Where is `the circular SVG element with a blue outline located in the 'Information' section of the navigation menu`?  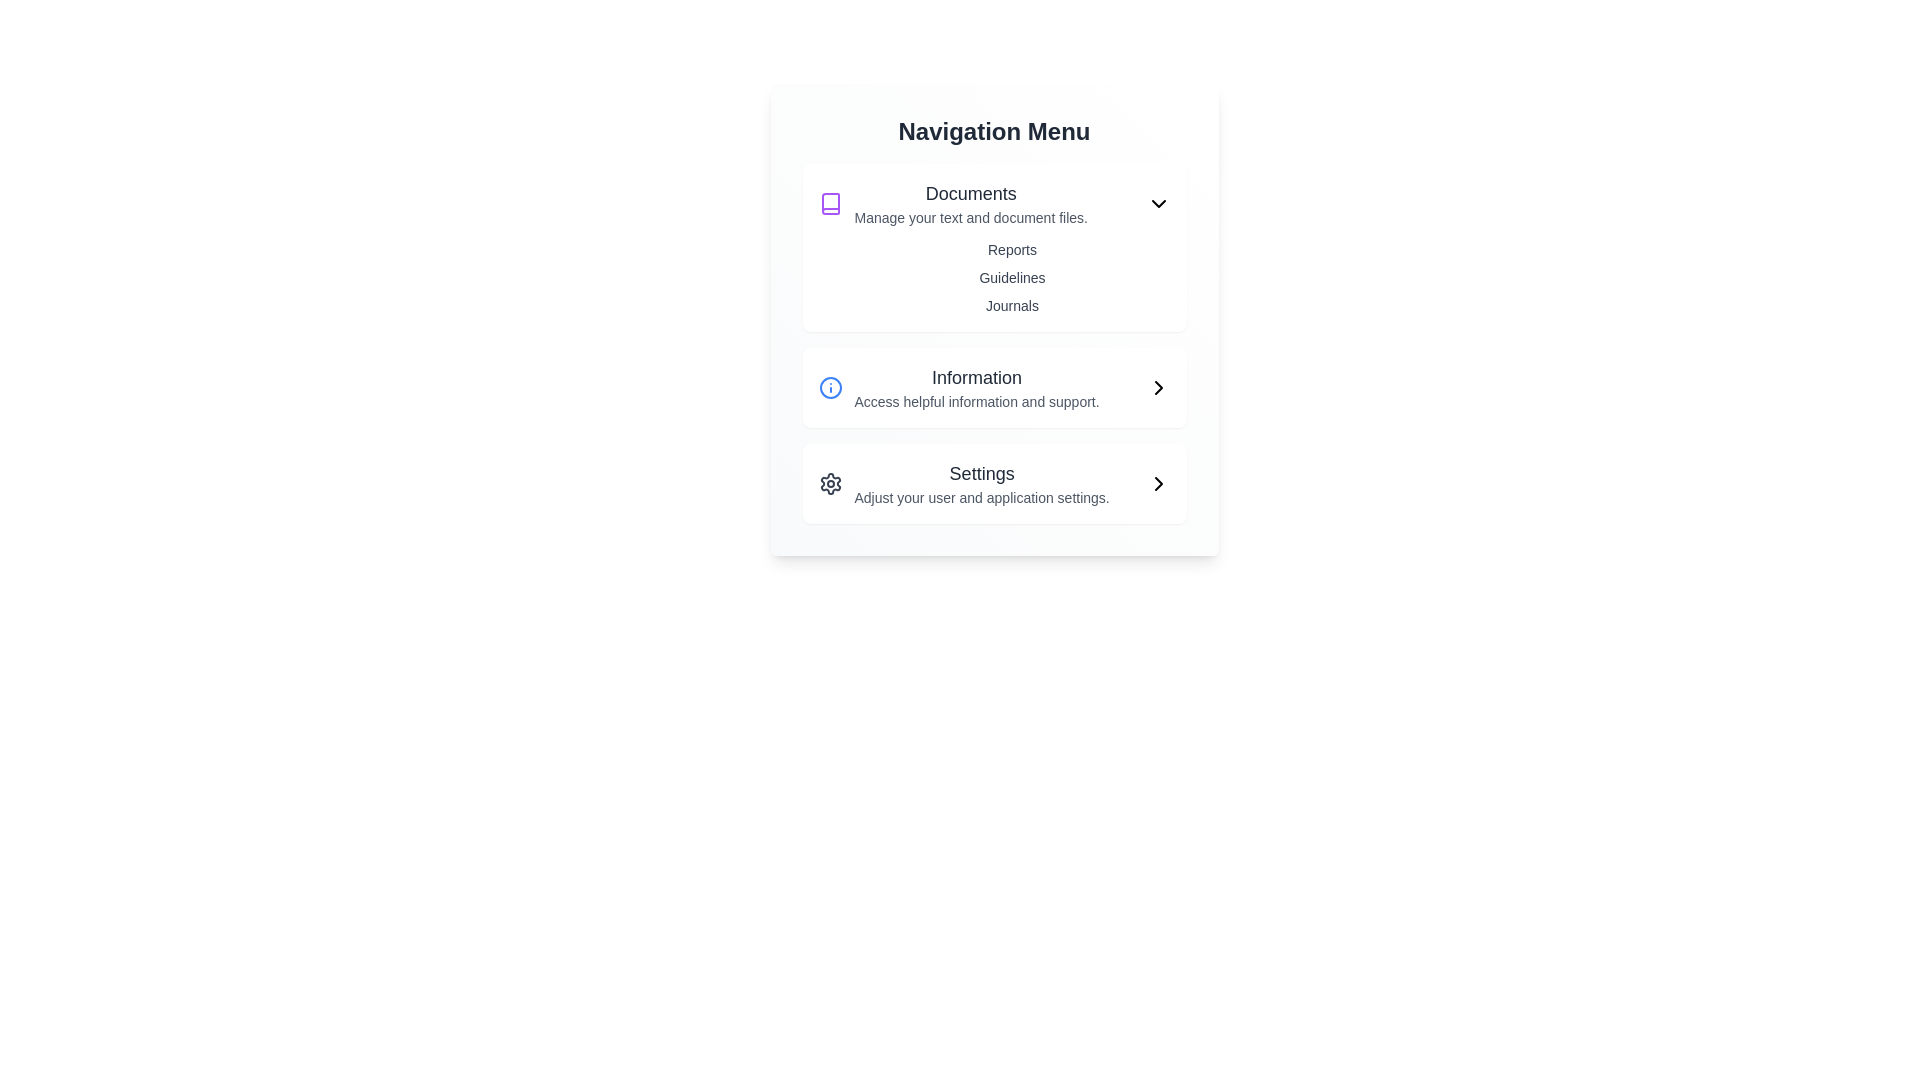
the circular SVG element with a blue outline located in the 'Information' section of the navigation menu is located at coordinates (830, 388).